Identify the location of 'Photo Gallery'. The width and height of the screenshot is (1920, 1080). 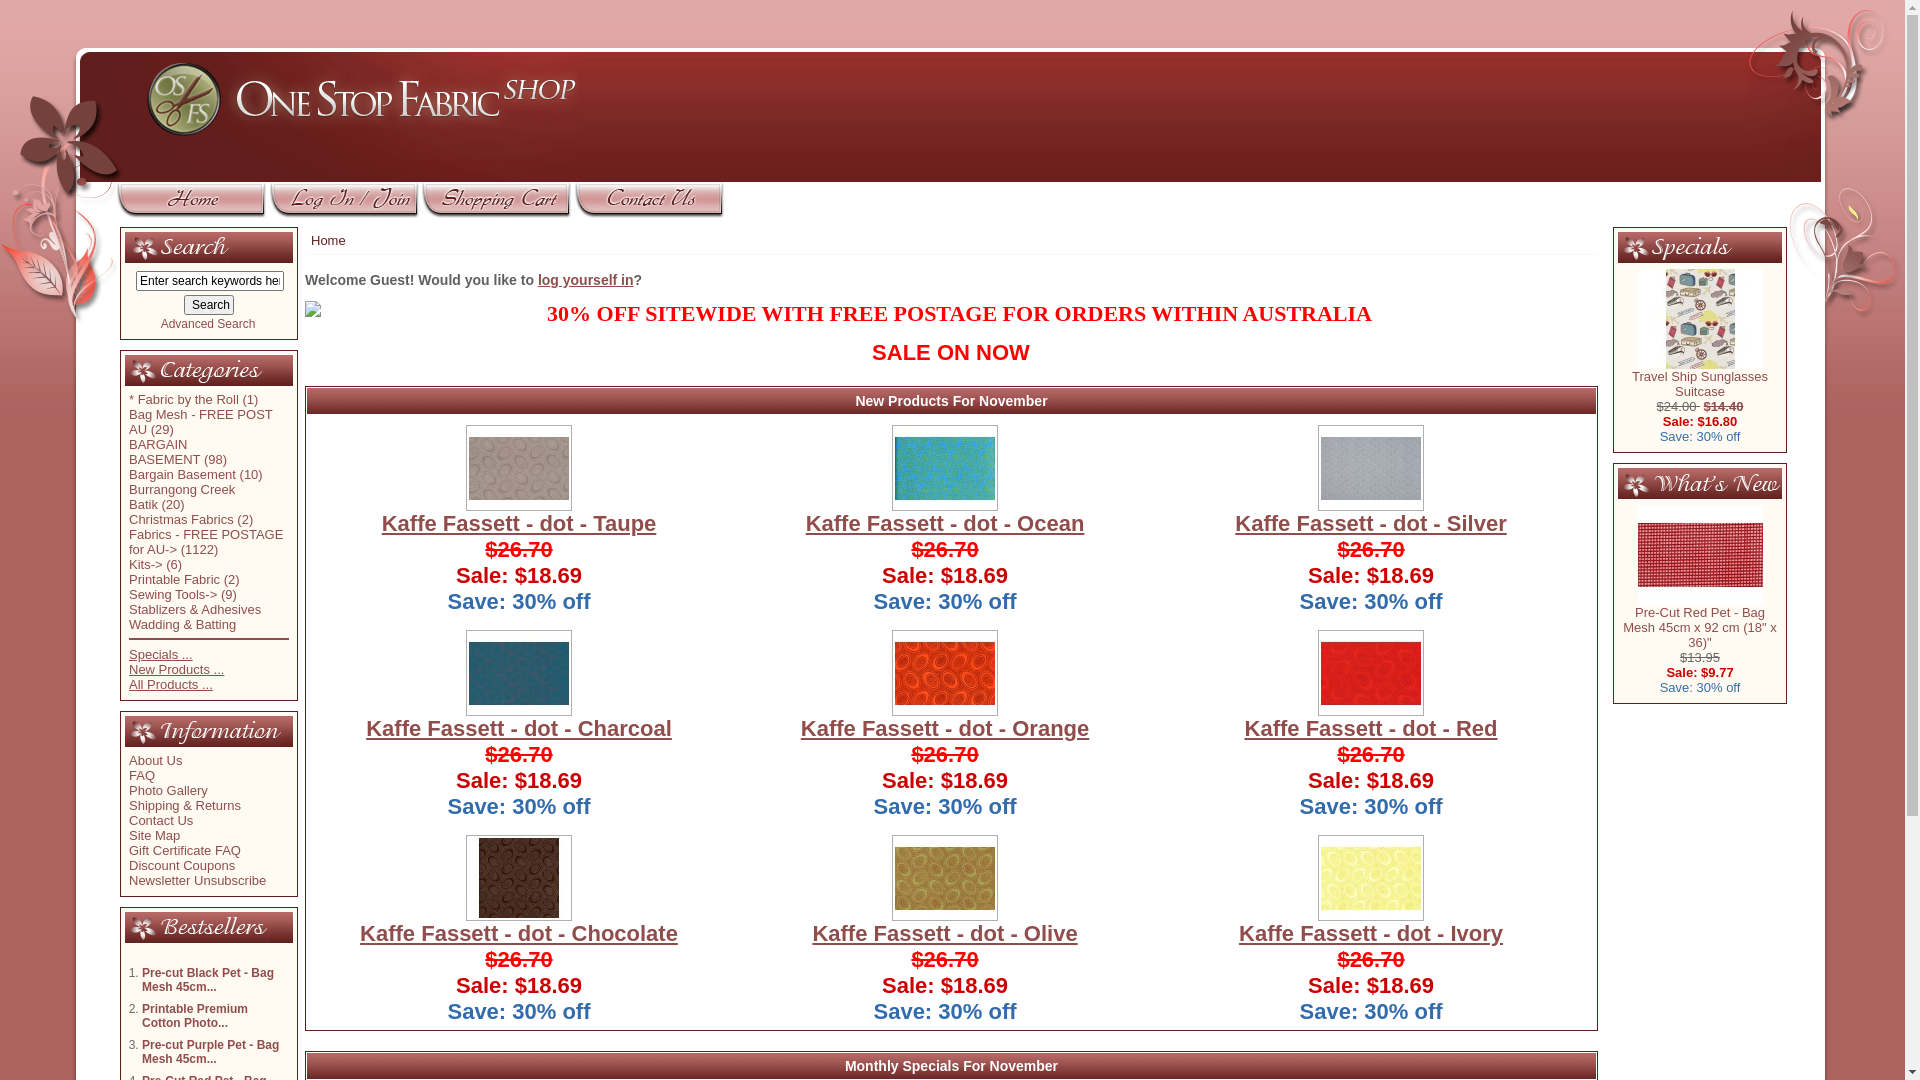
(128, 788).